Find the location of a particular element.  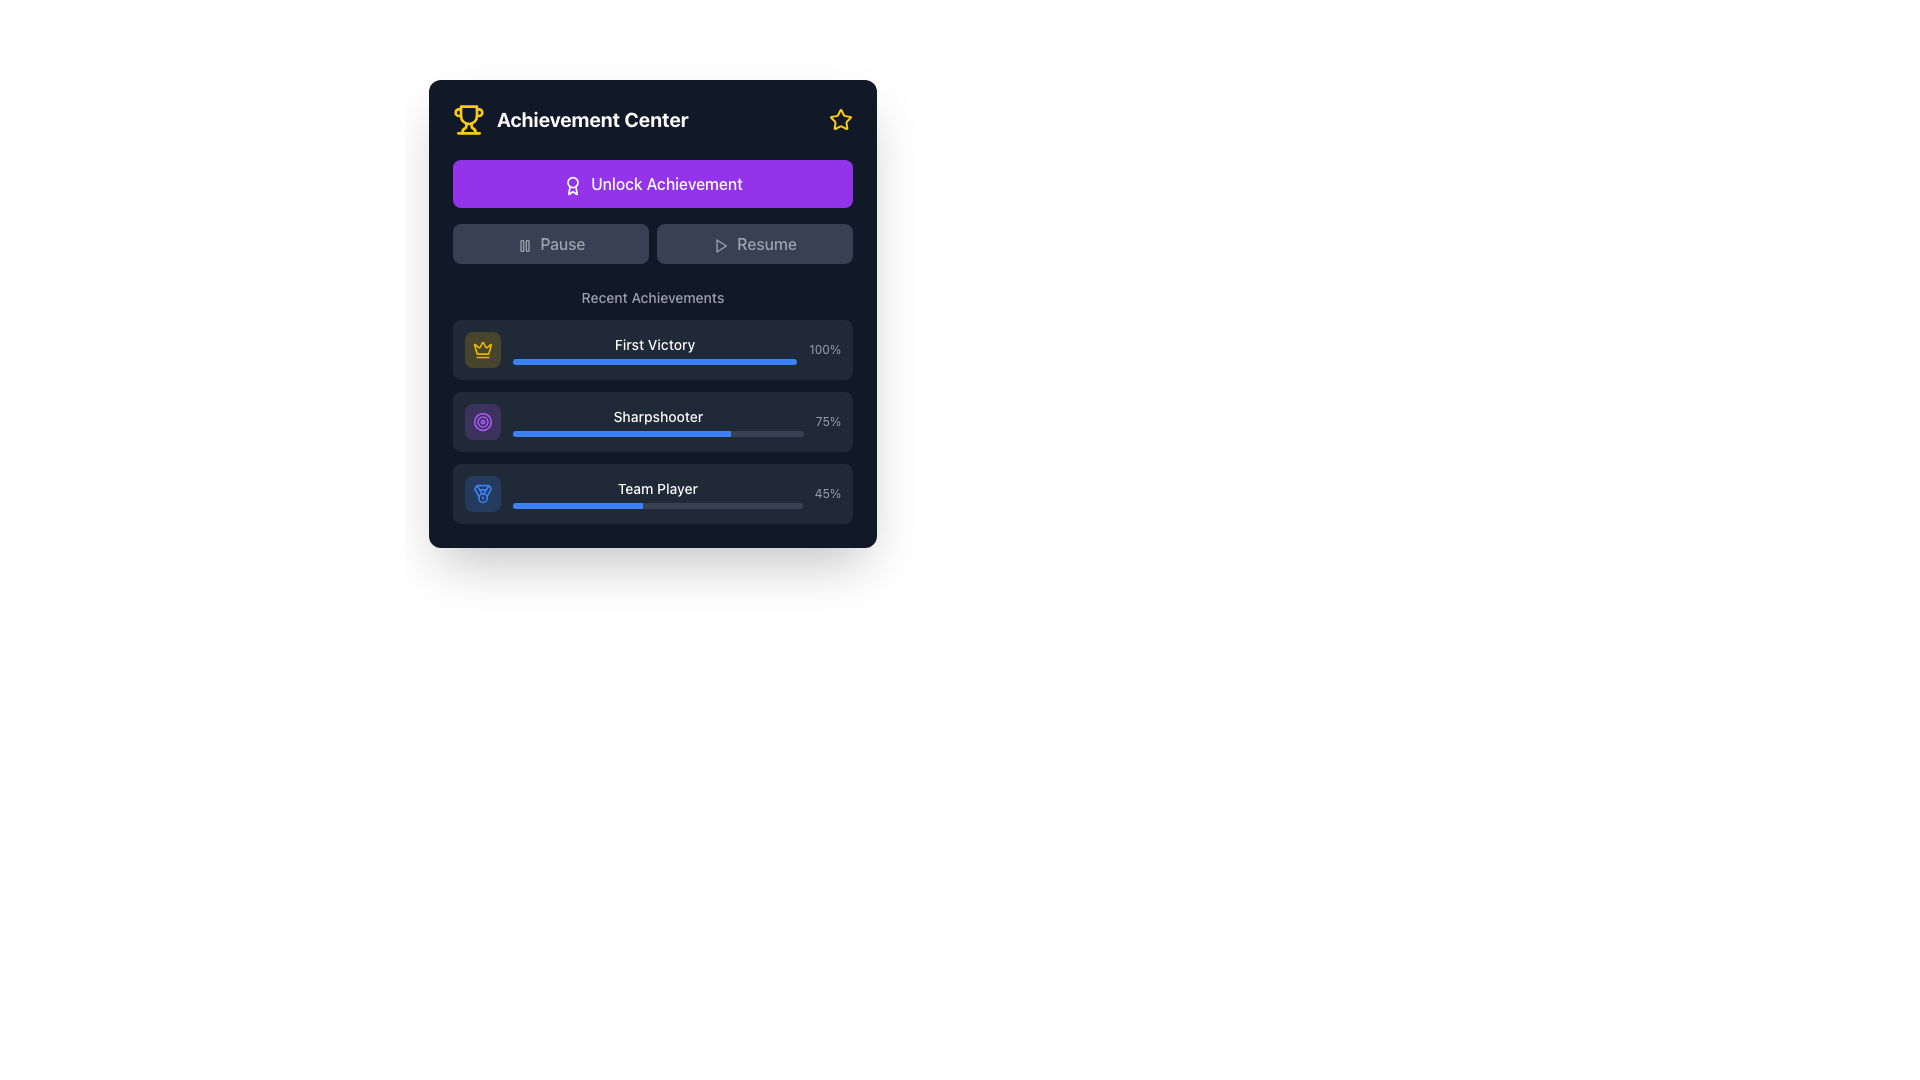

the information displayed in the 'Sharpshooter' achievement row, which includes a progress bar indicating 75% completion and an associated icon, located in the second row of the 'Recent Achievements' section is located at coordinates (652, 420).